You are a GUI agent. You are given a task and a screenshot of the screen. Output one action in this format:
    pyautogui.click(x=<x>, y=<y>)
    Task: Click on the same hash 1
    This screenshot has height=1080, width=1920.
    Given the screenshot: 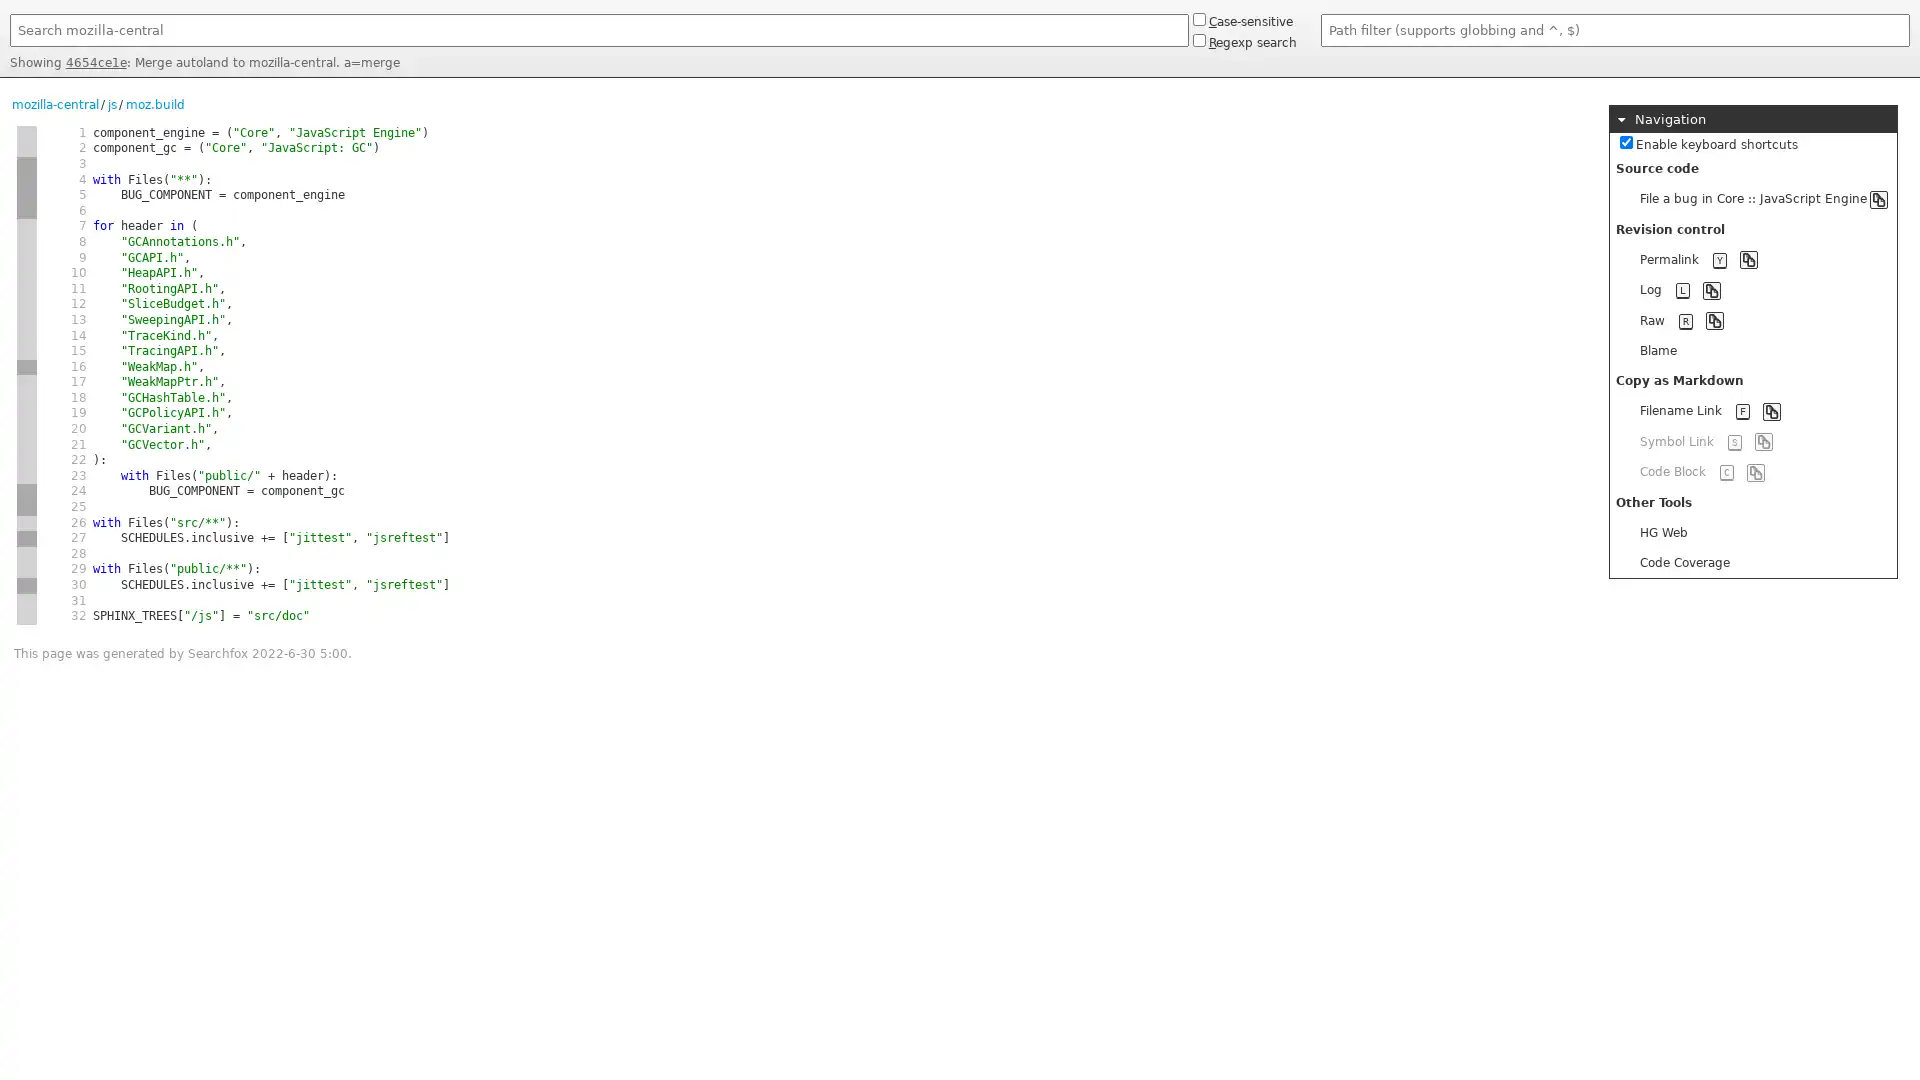 What is the action you would take?
    pyautogui.click(x=27, y=397)
    